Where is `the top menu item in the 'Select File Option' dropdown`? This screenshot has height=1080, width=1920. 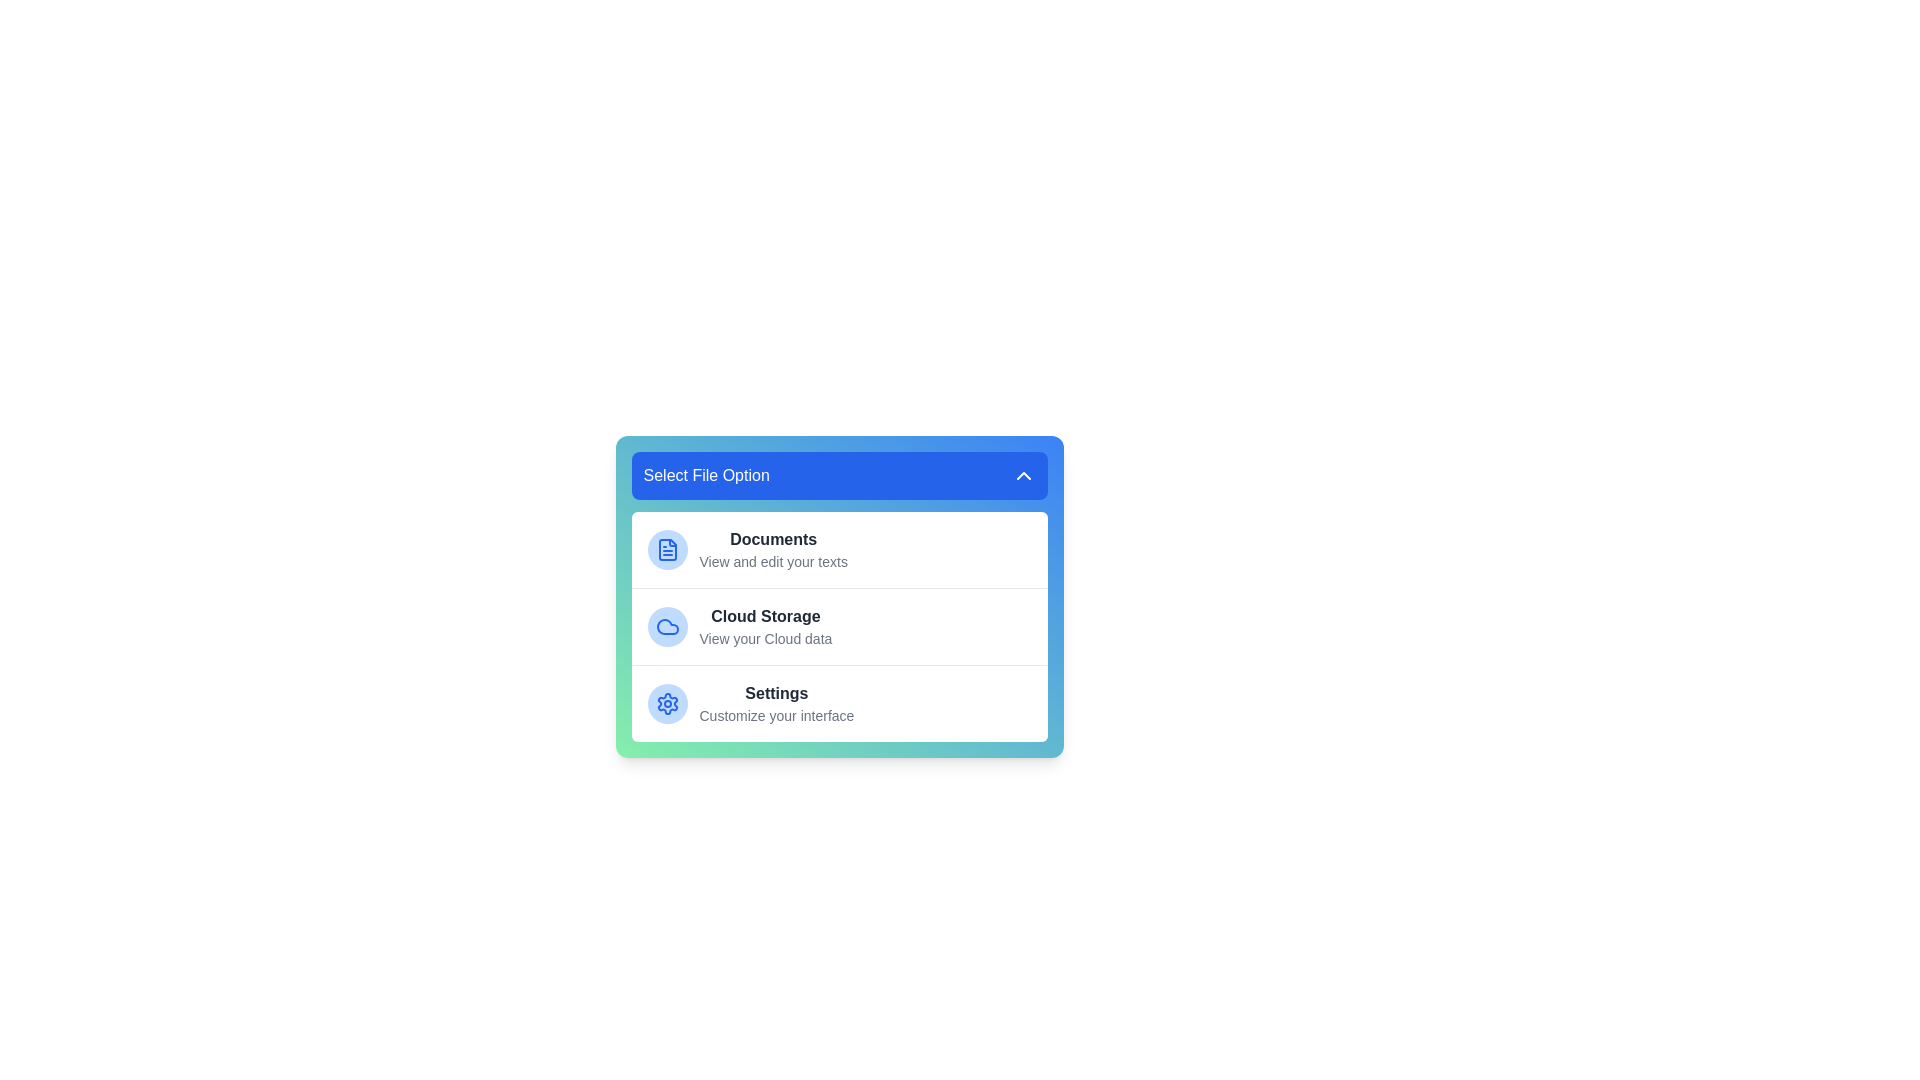 the top menu item in the 'Select File Option' dropdown is located at coordinates (839, 550).